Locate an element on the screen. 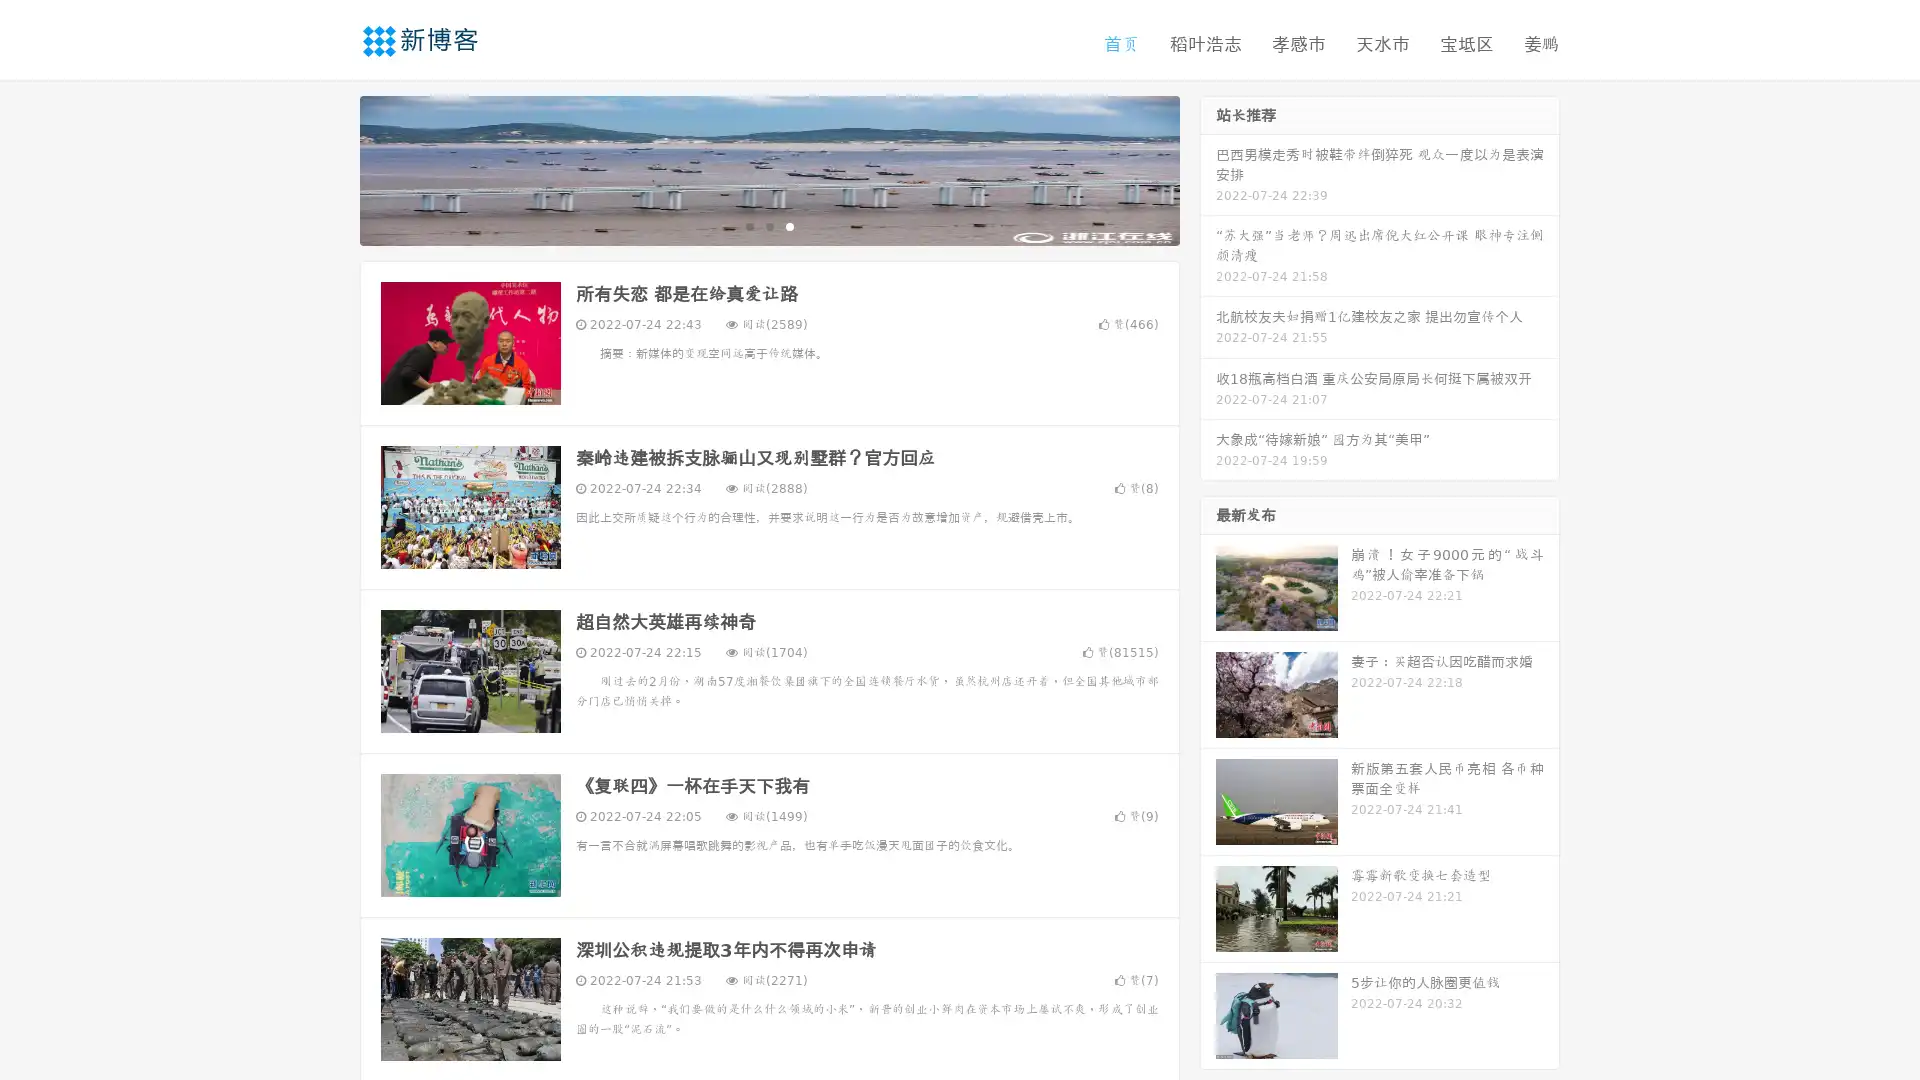  Go to slide 2 is located at coordinates (768, 225).